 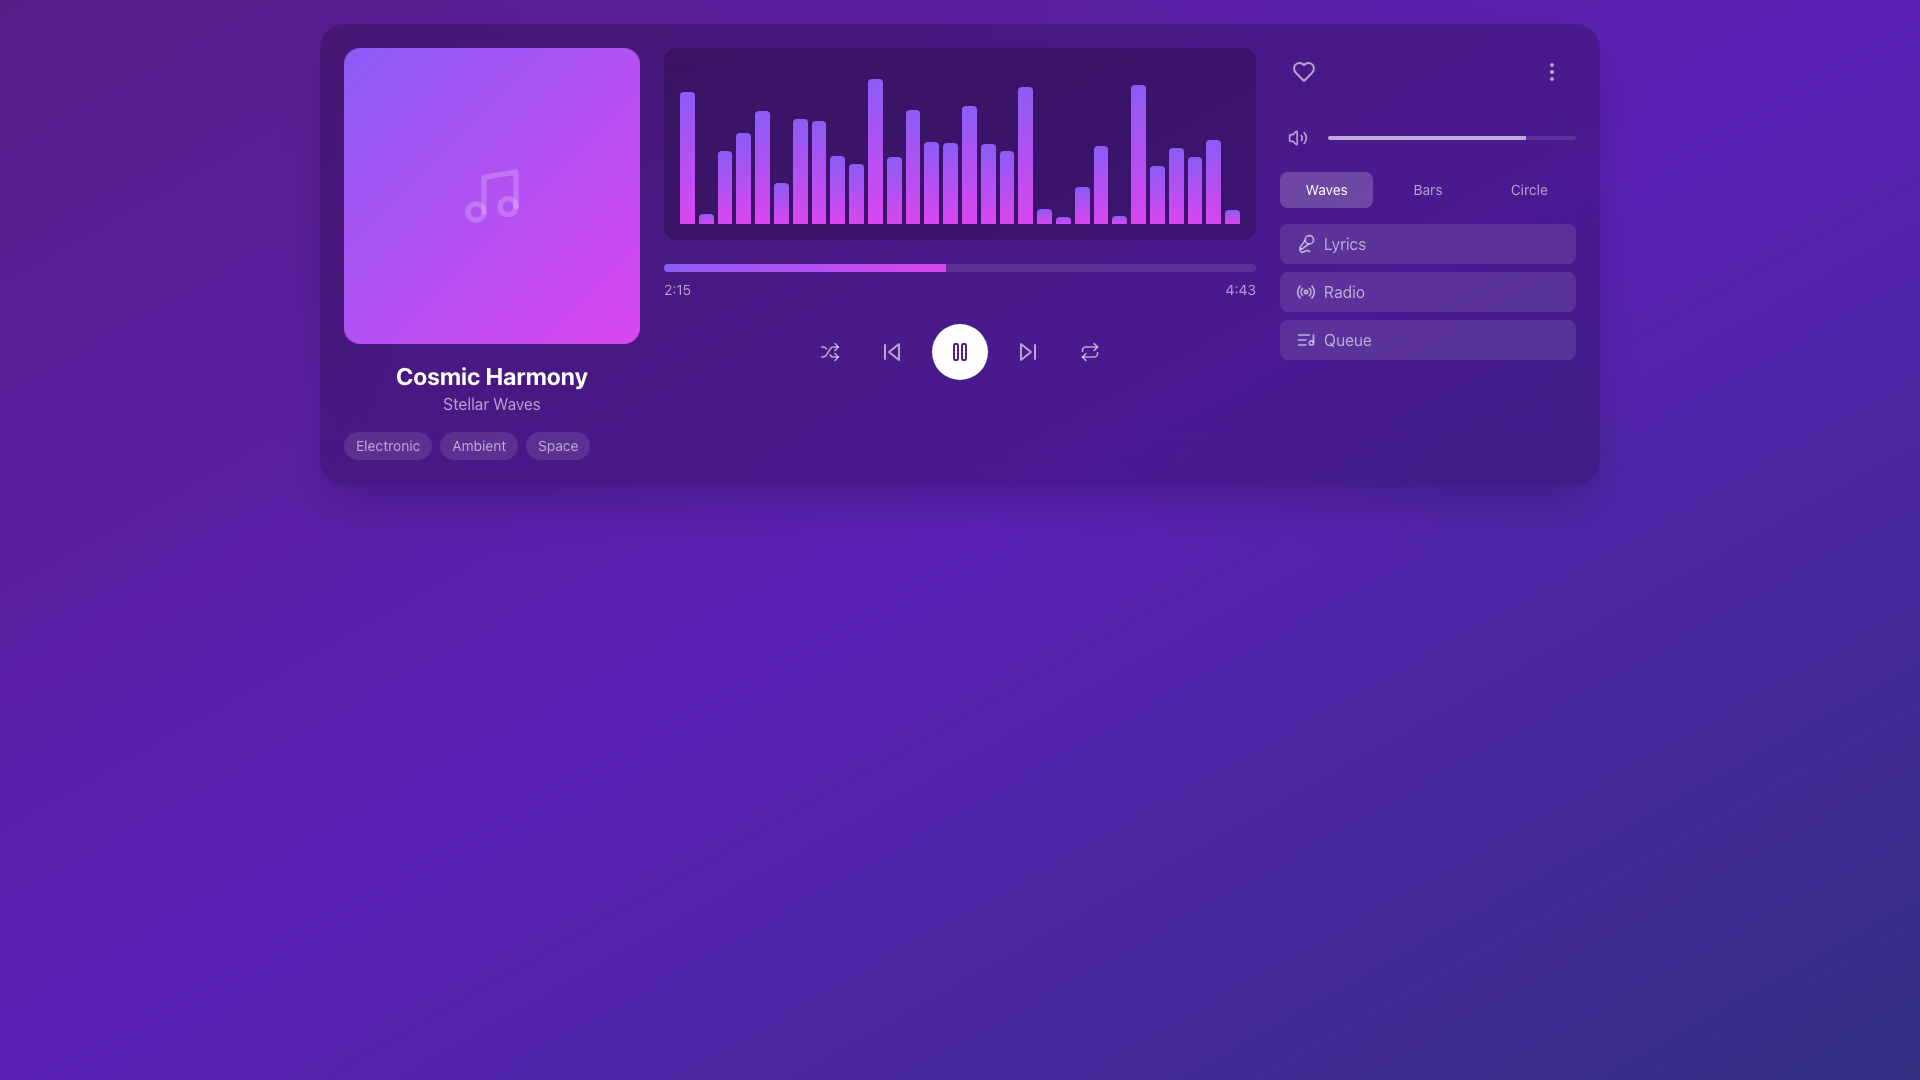 I want to click on the 29th vertical bar in the waveform display of the music player interface, which reflects the audio amplitude, so click(x=1099, y=185).